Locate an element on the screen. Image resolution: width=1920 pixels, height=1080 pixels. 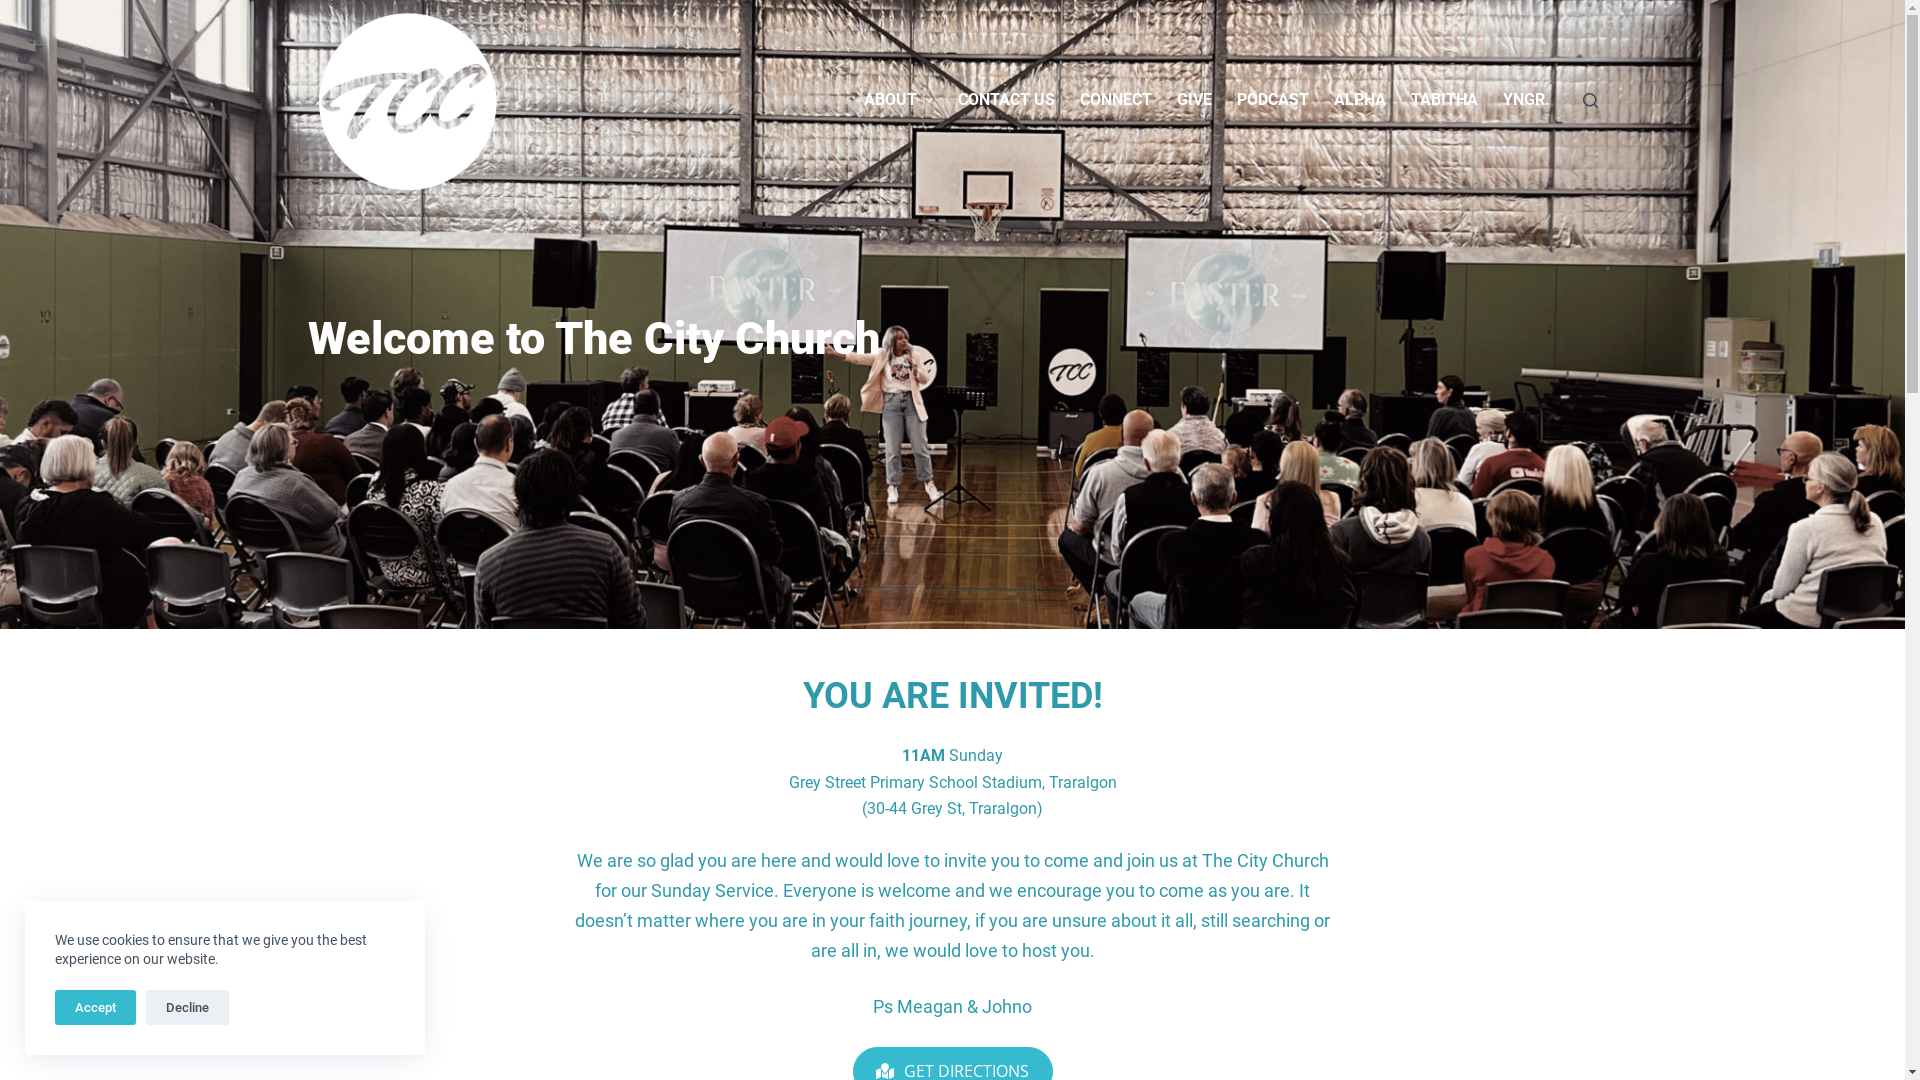
'Give' is located at coordinates (323, 861).